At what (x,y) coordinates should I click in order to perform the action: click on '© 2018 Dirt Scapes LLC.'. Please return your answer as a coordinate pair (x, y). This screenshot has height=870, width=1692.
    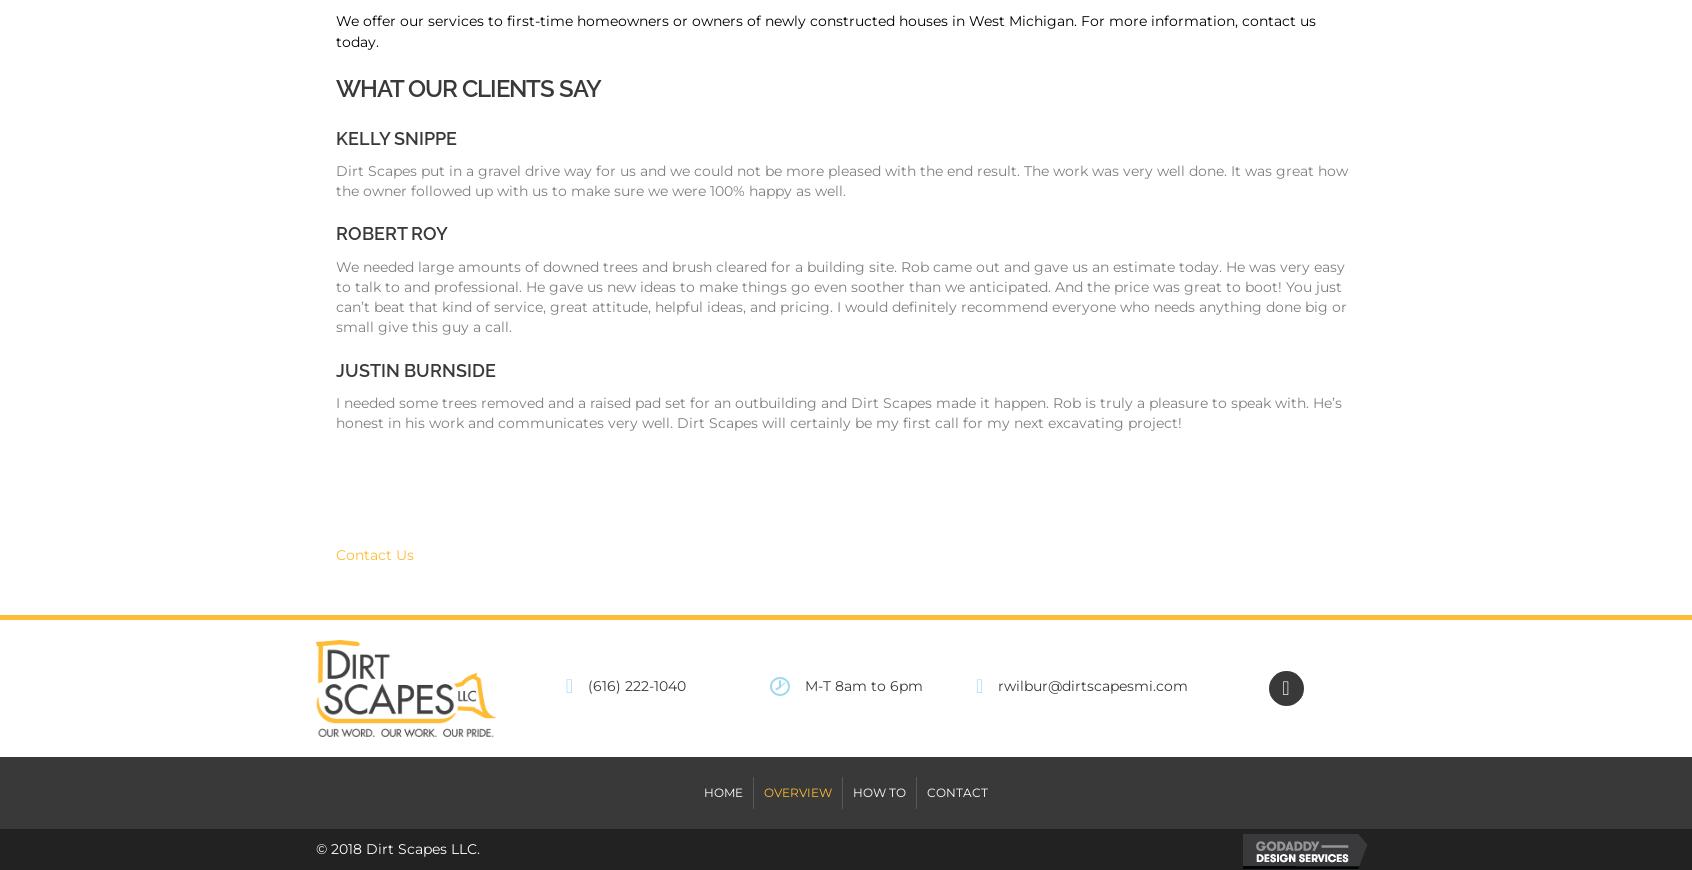
    Looking at the image, I should click on (397, 849).